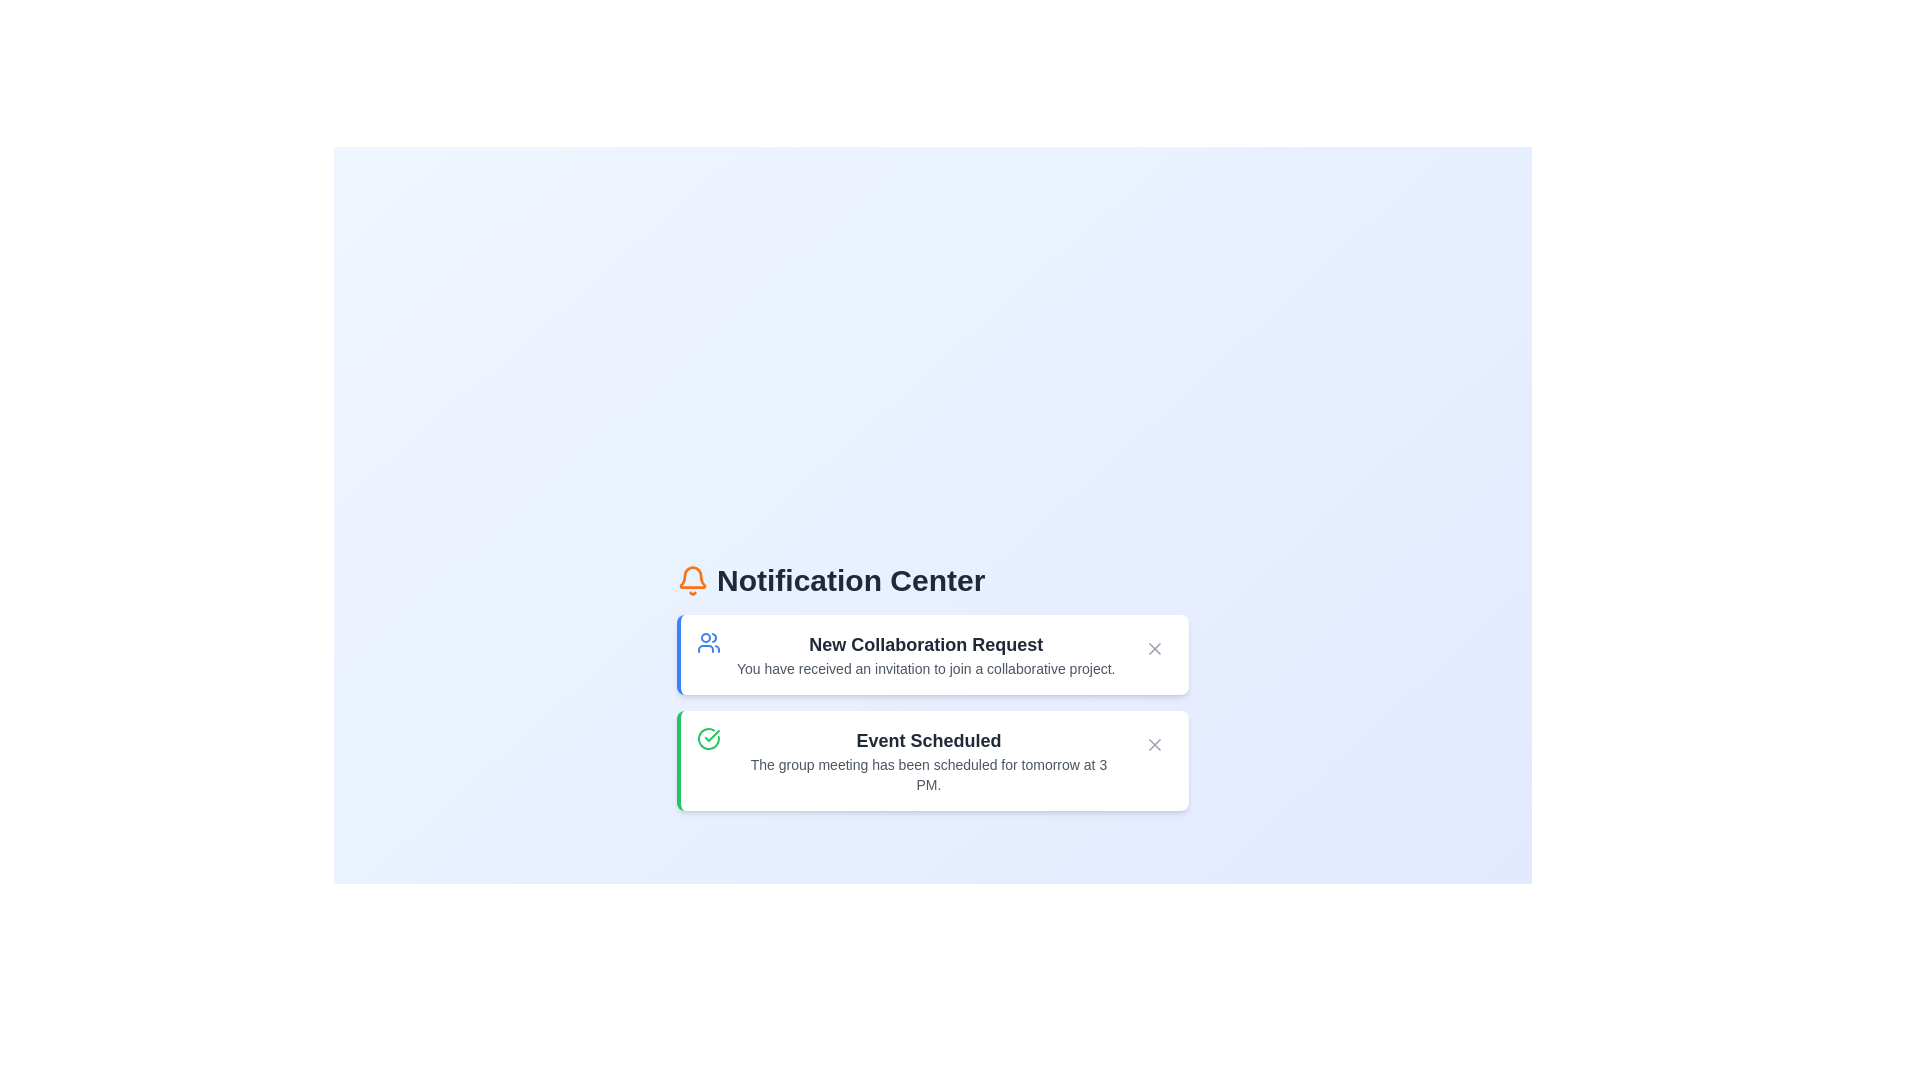 The width and height of the screenshot is (1920, 1080). What do you see at coordinates (1155, 744) in the screenshot?
I see `the dismiss icon located at the right-hand side of the 'Event Scheduled' notification box to observe any hover effects` at bounding box center [1155, 744].